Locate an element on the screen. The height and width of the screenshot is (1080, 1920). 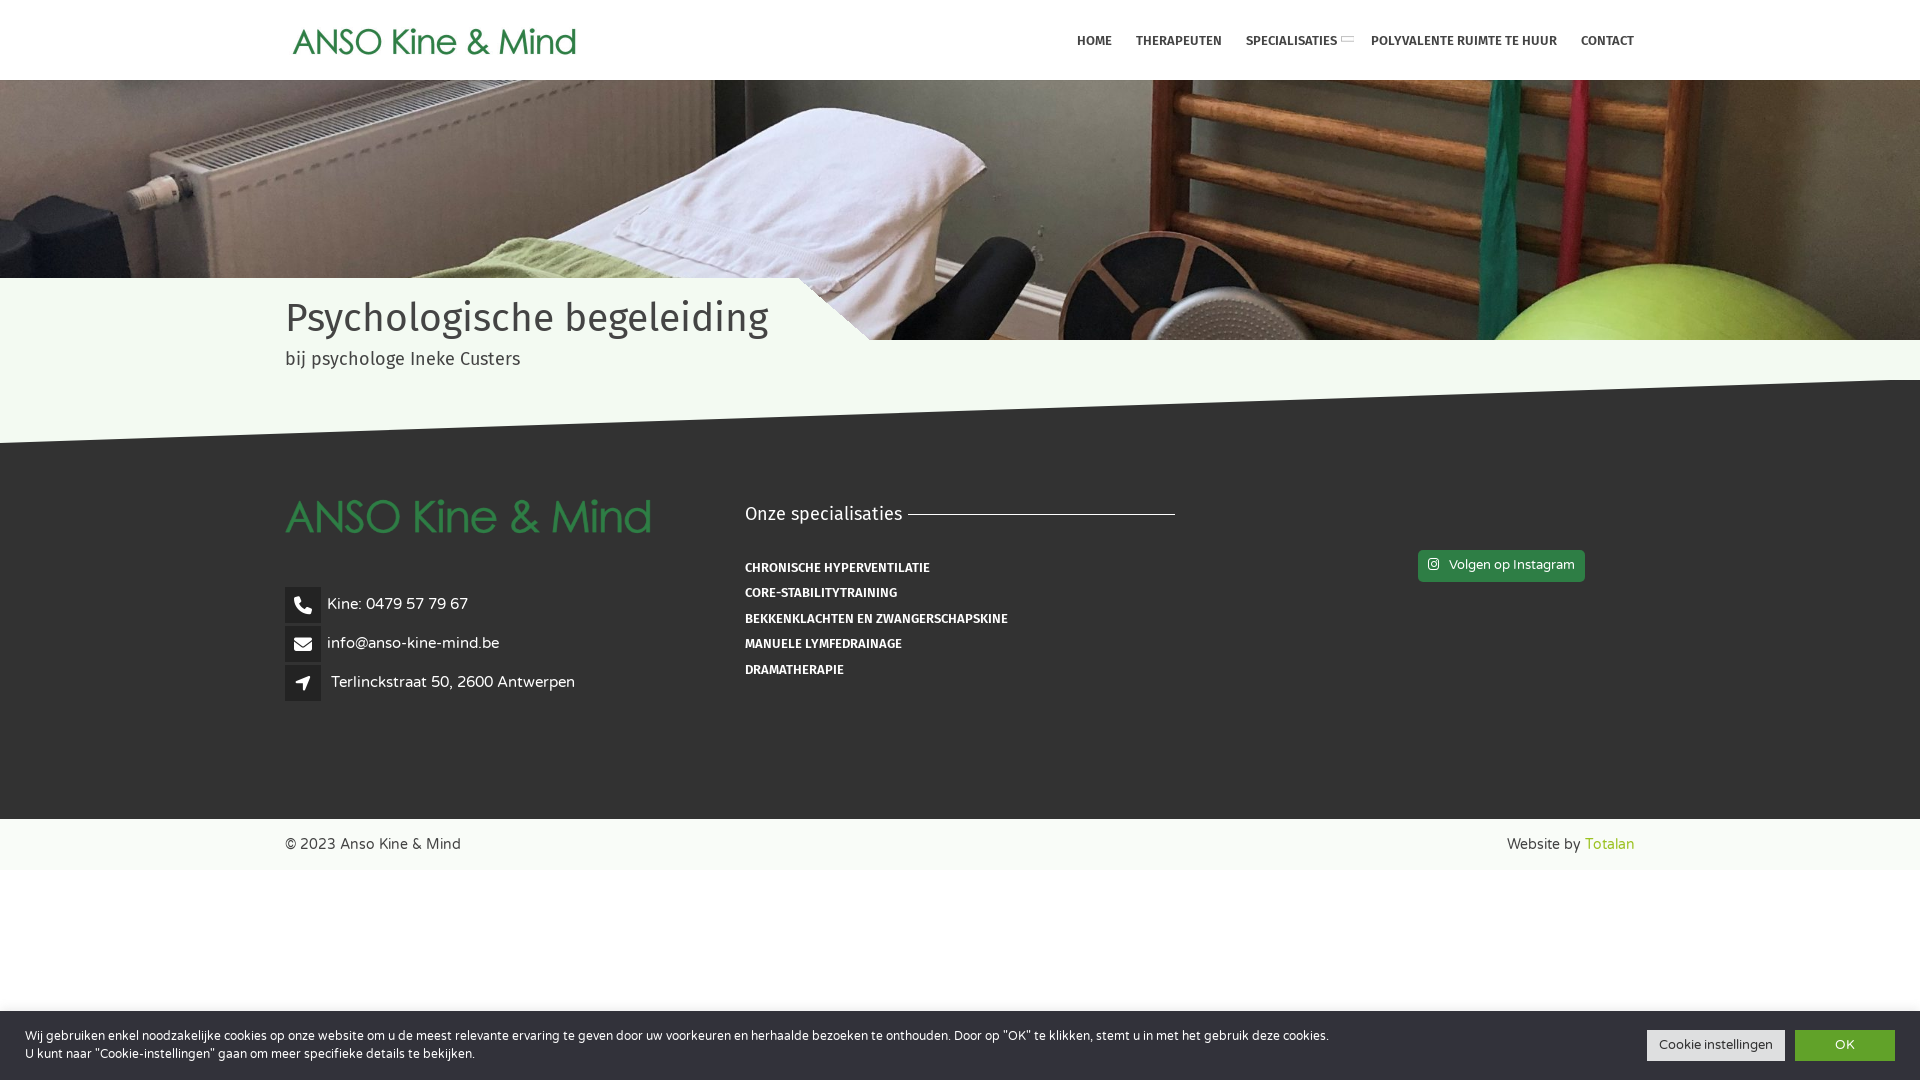
'info@anso-kine-mind.be' is located at coordinates (411, 643).